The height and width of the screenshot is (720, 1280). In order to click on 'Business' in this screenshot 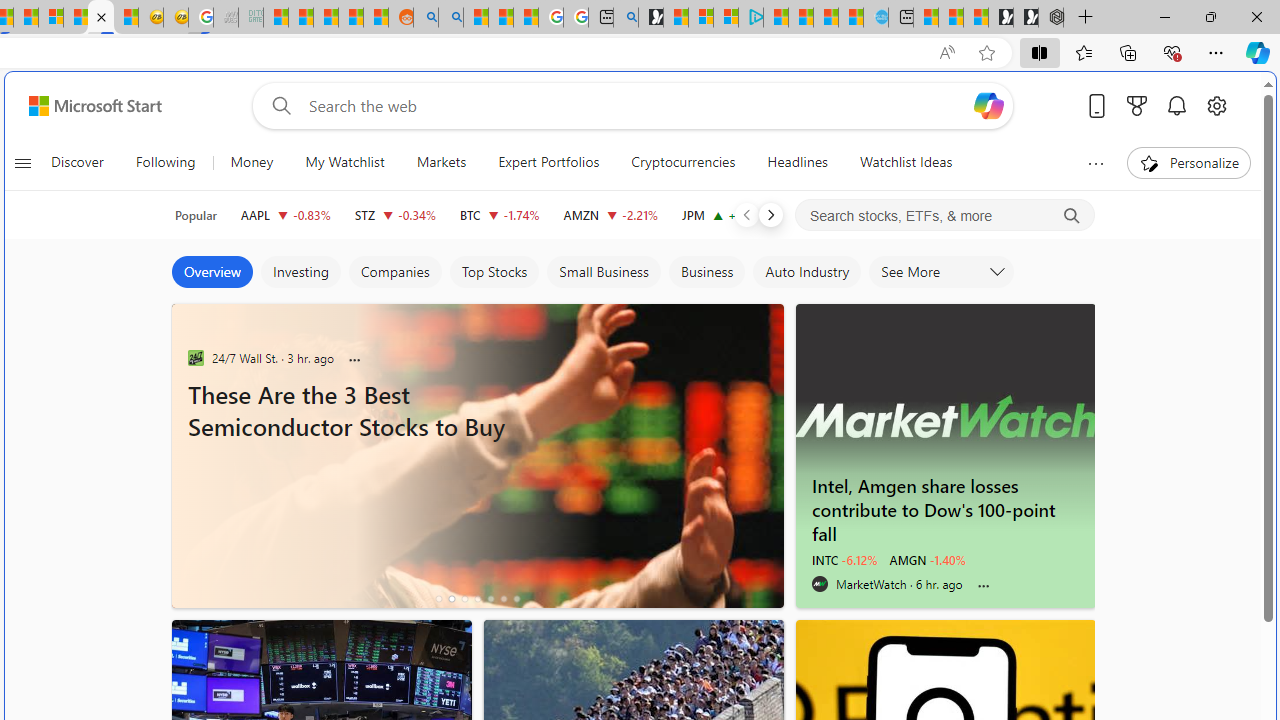, I will do `click(707, 272)`.